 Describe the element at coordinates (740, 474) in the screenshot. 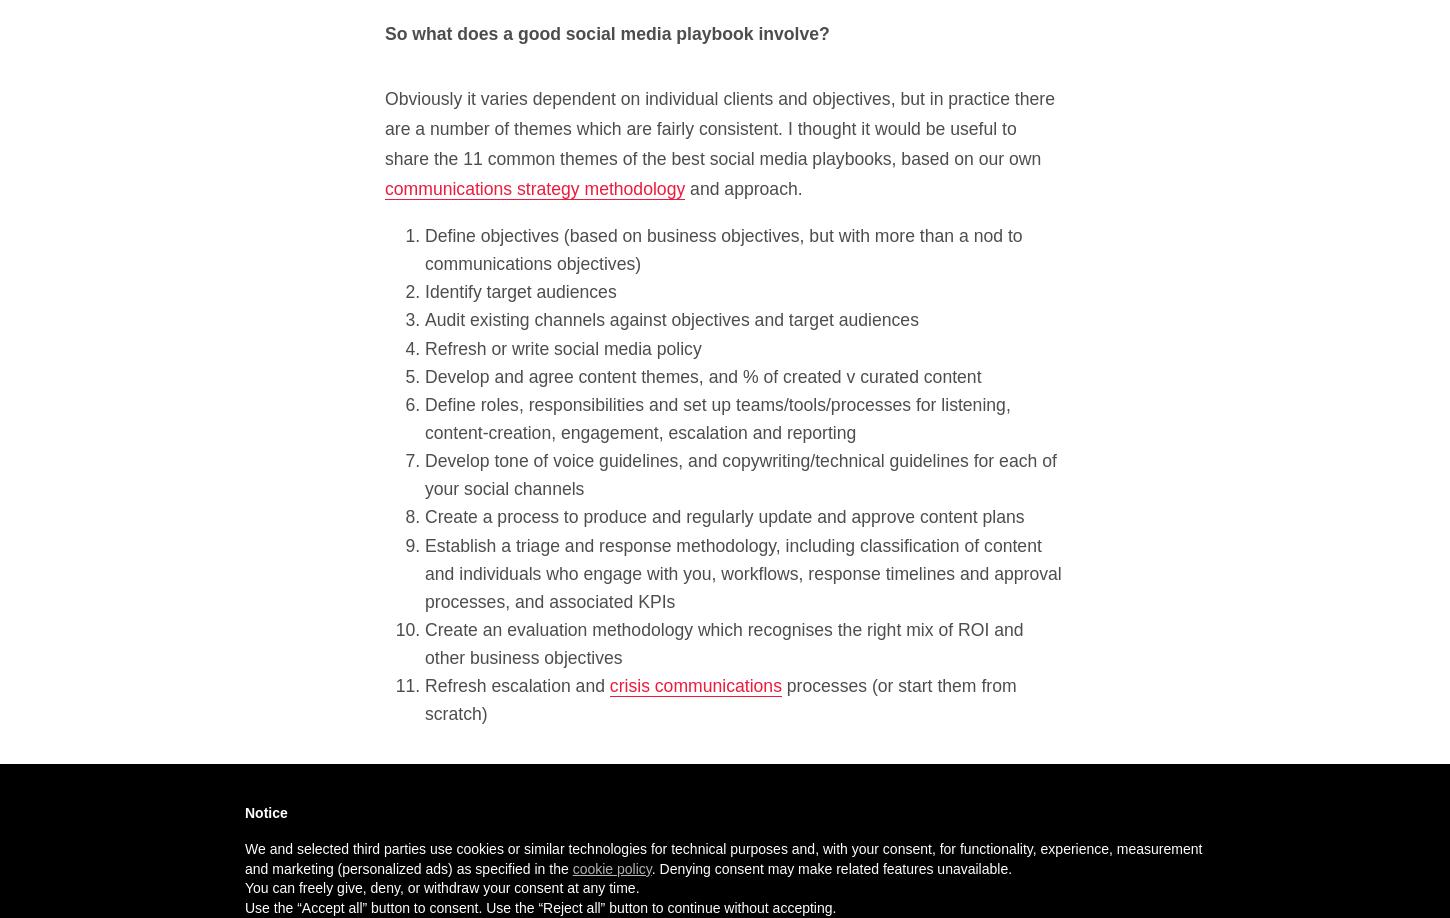

I see `'Develop tone of voice guidelines, and copywriting/technical guidelines for each of your social channels'` at that location.